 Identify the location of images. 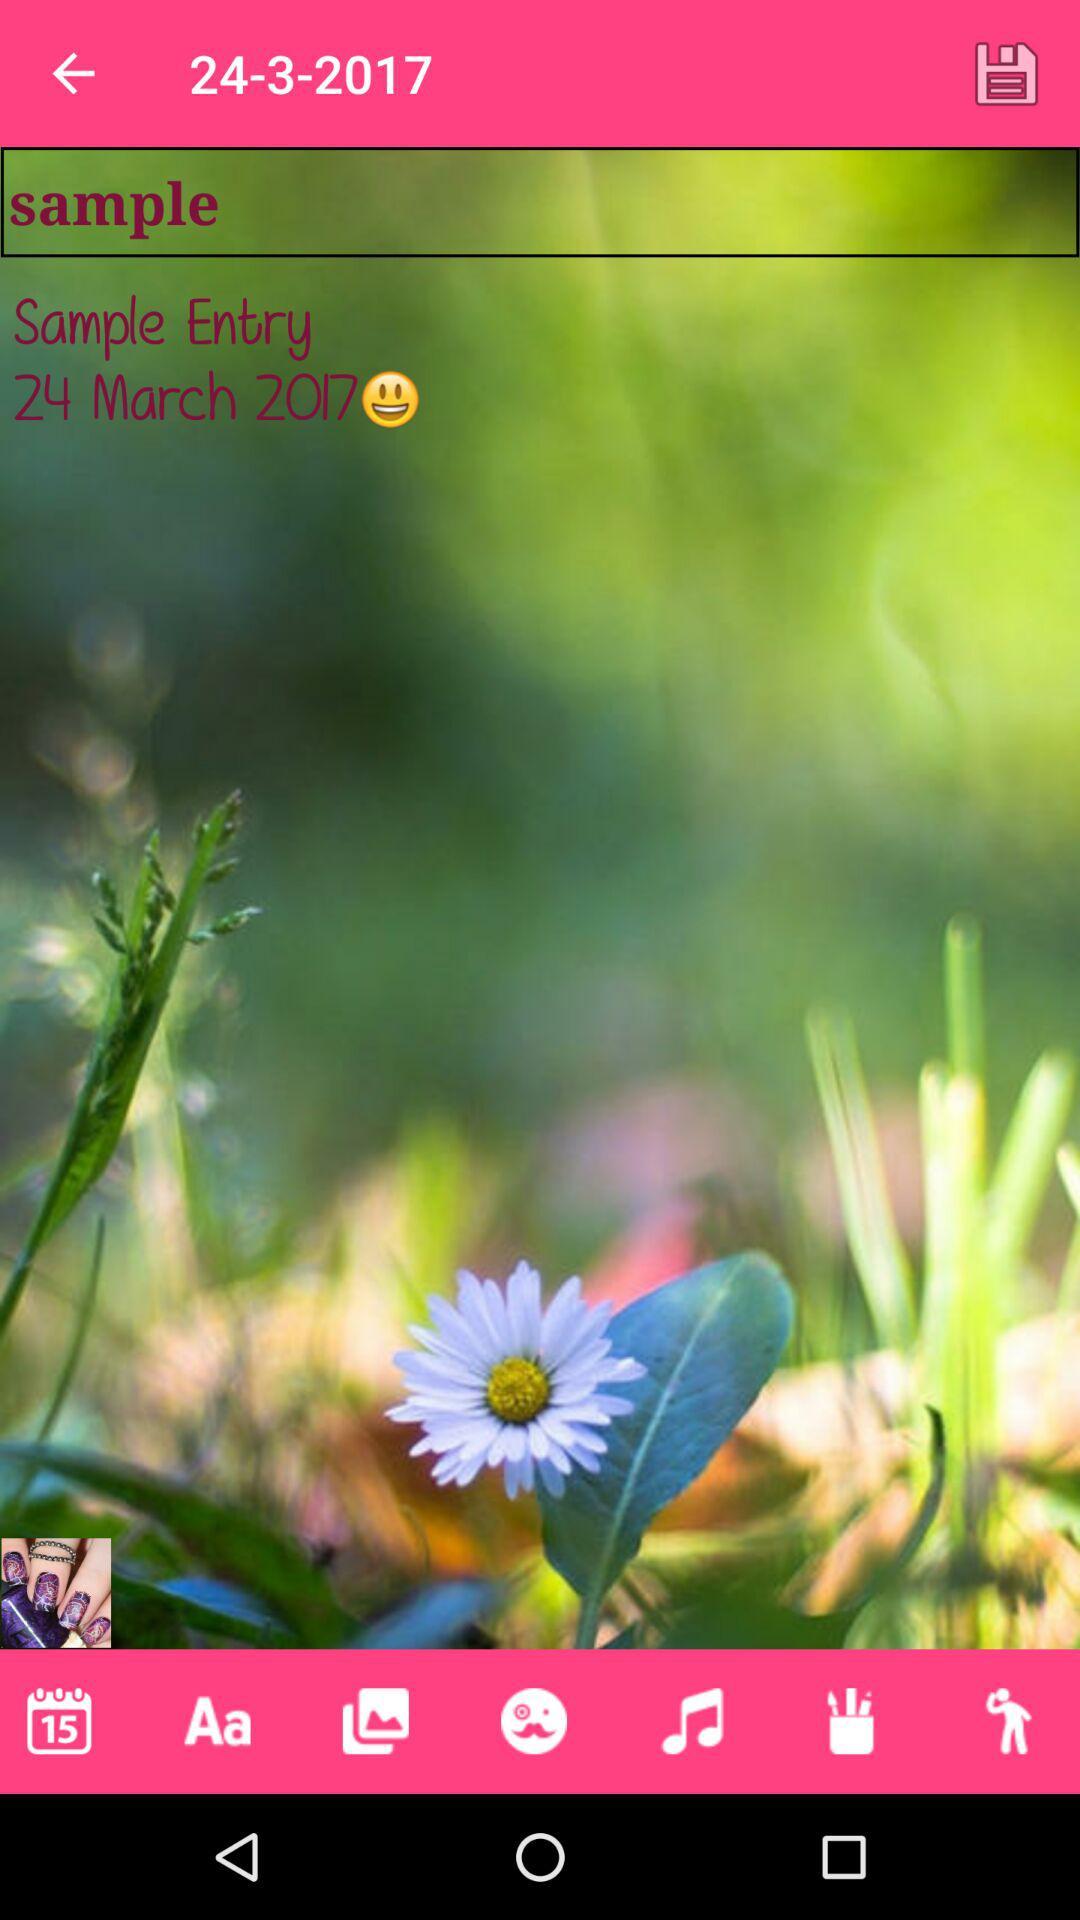
(375, 1720).